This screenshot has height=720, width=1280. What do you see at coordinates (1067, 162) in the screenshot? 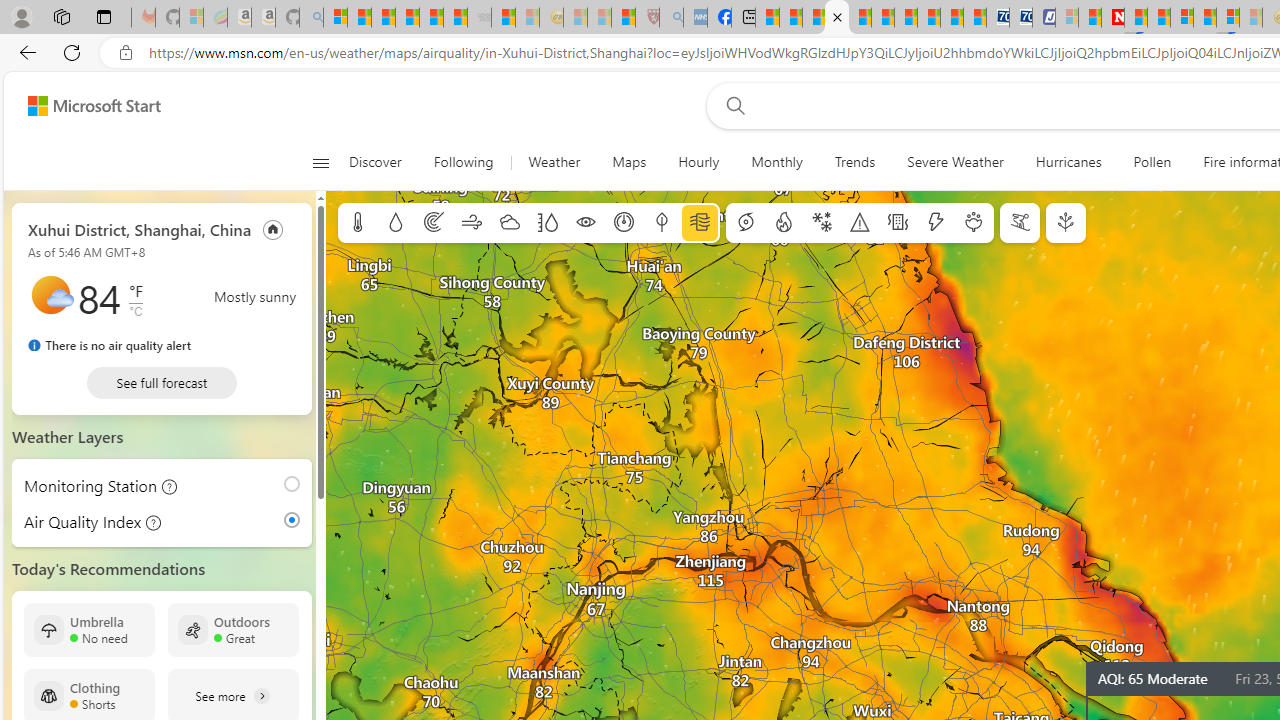
I see `'Hurricanes'` at bounding box center [1067, 162].